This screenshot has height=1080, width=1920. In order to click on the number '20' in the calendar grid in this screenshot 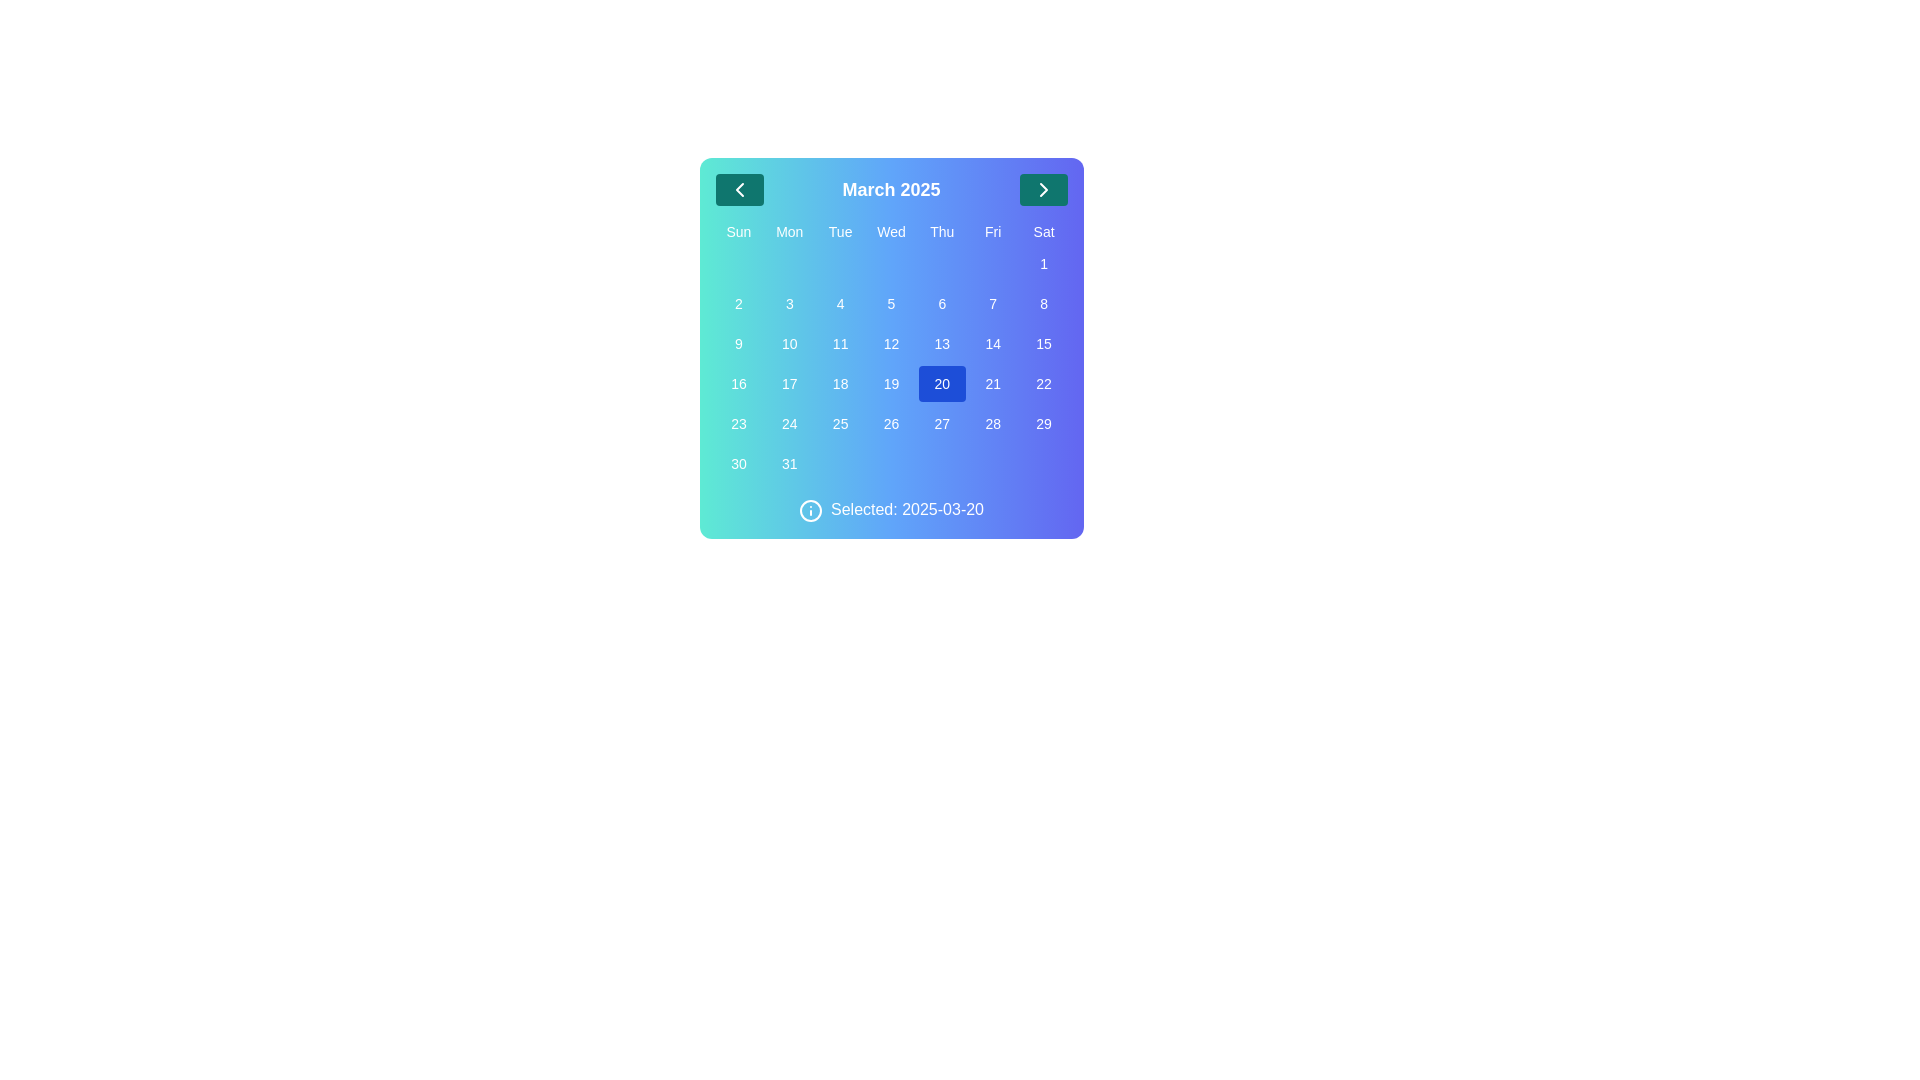, I will do `click(890, 350)`.